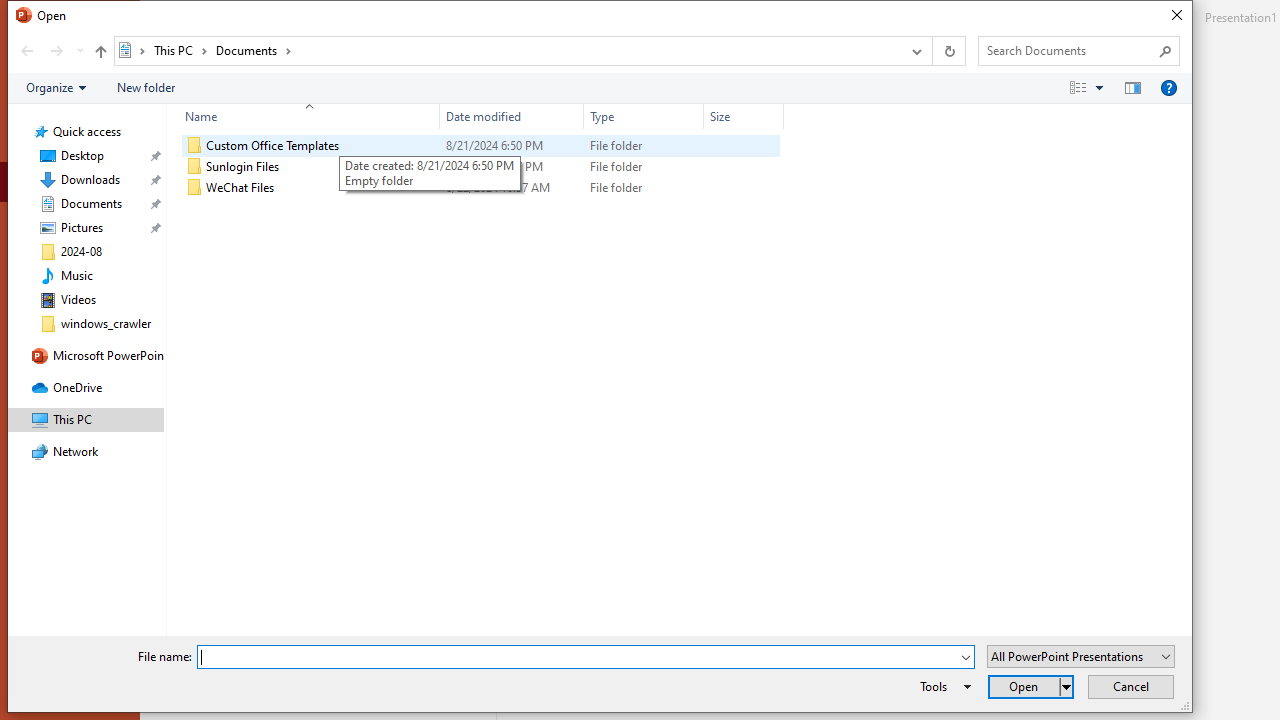 The height and width of the screenshot is (720, 1280). I want to click on '&Help', so click(1168, 86).